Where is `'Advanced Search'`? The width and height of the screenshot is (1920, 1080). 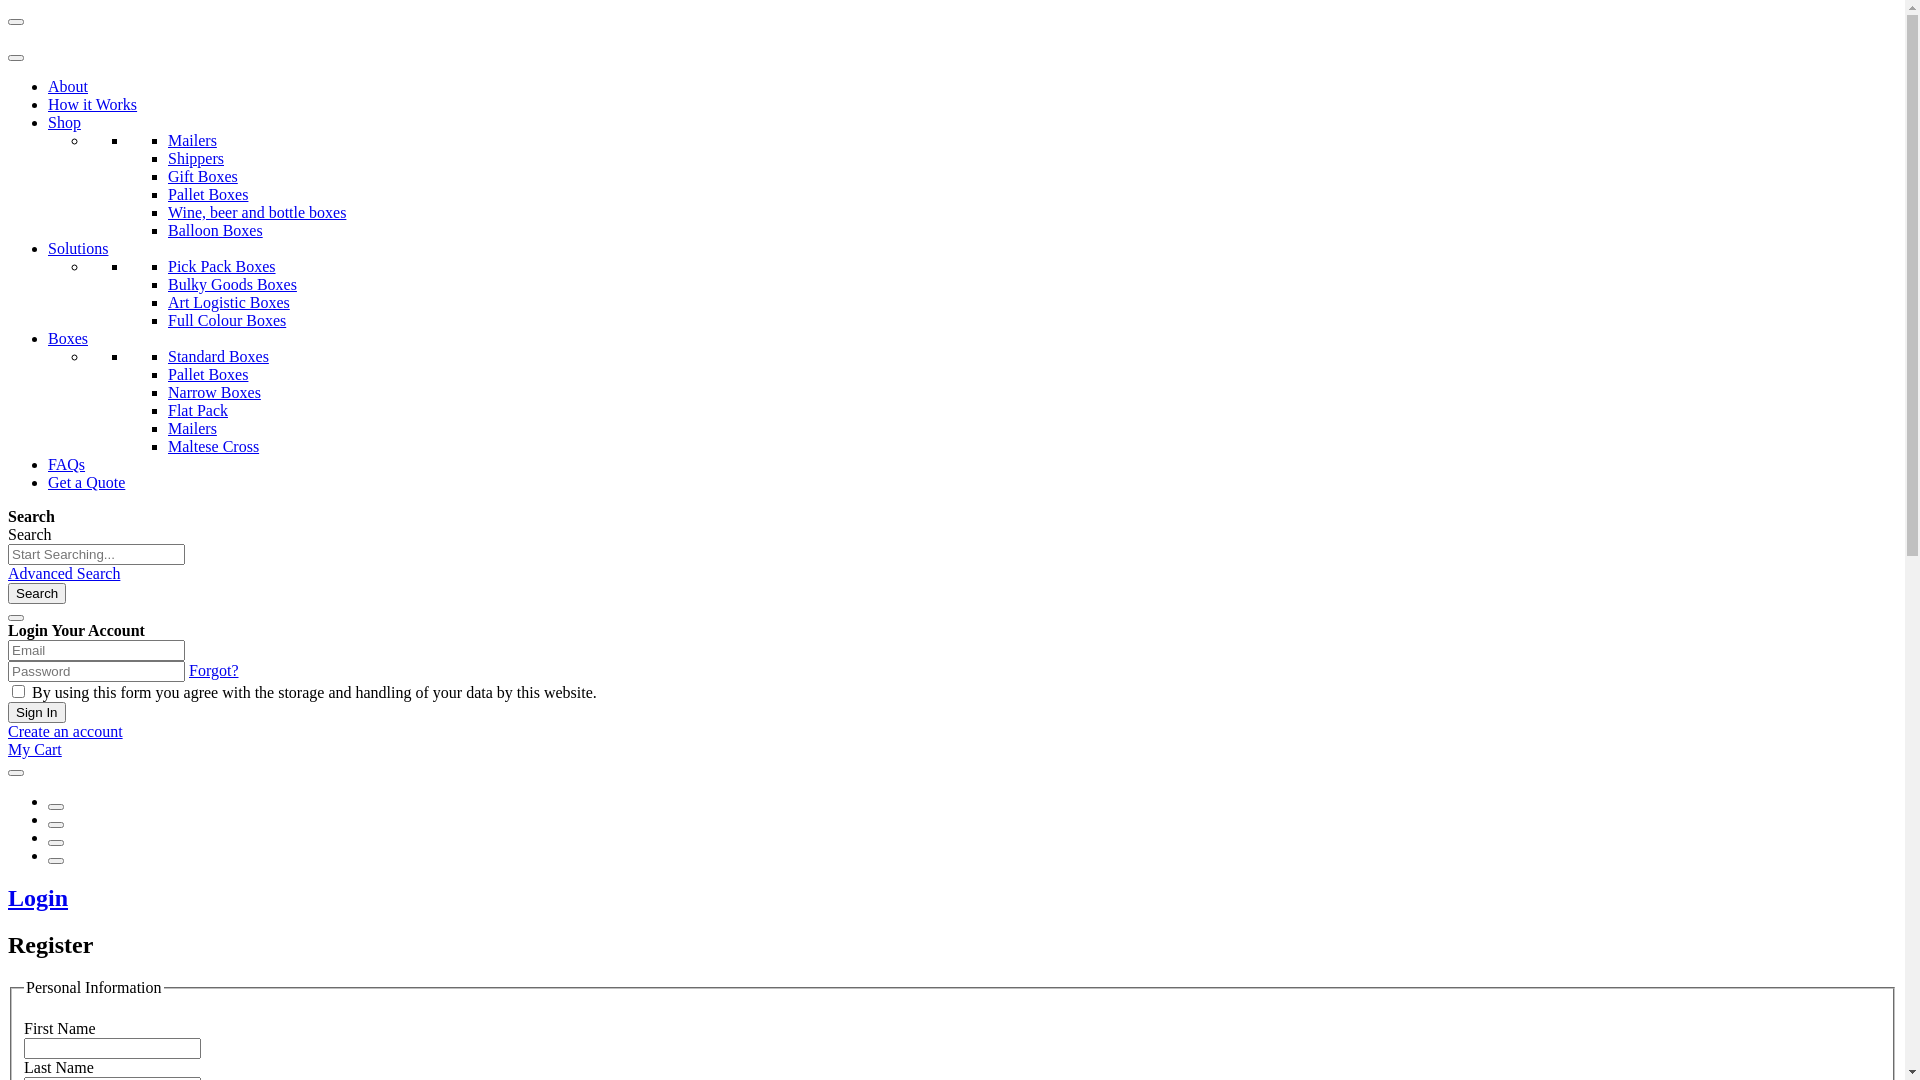
'Advanced Search' is located at coordinates (63, 573).